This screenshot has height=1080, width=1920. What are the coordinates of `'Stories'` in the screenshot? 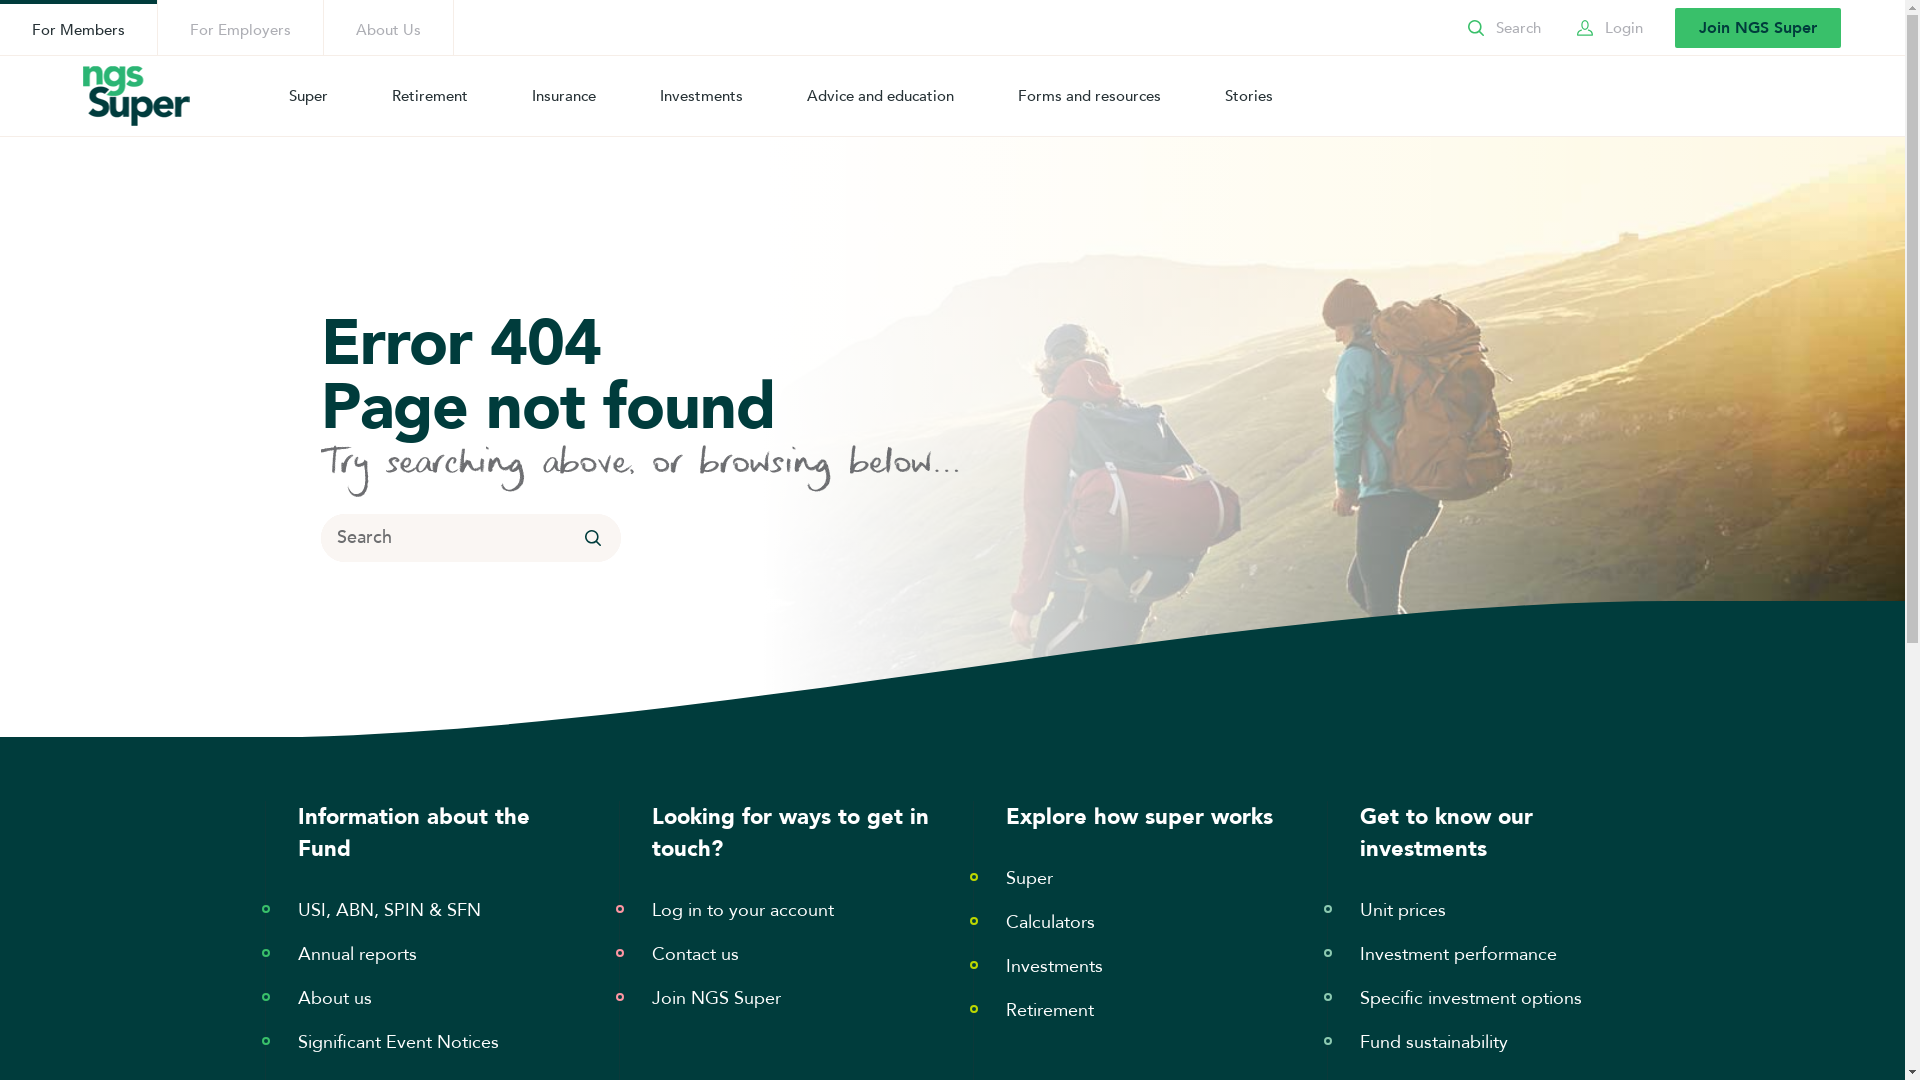 It's located at (1247, 96).